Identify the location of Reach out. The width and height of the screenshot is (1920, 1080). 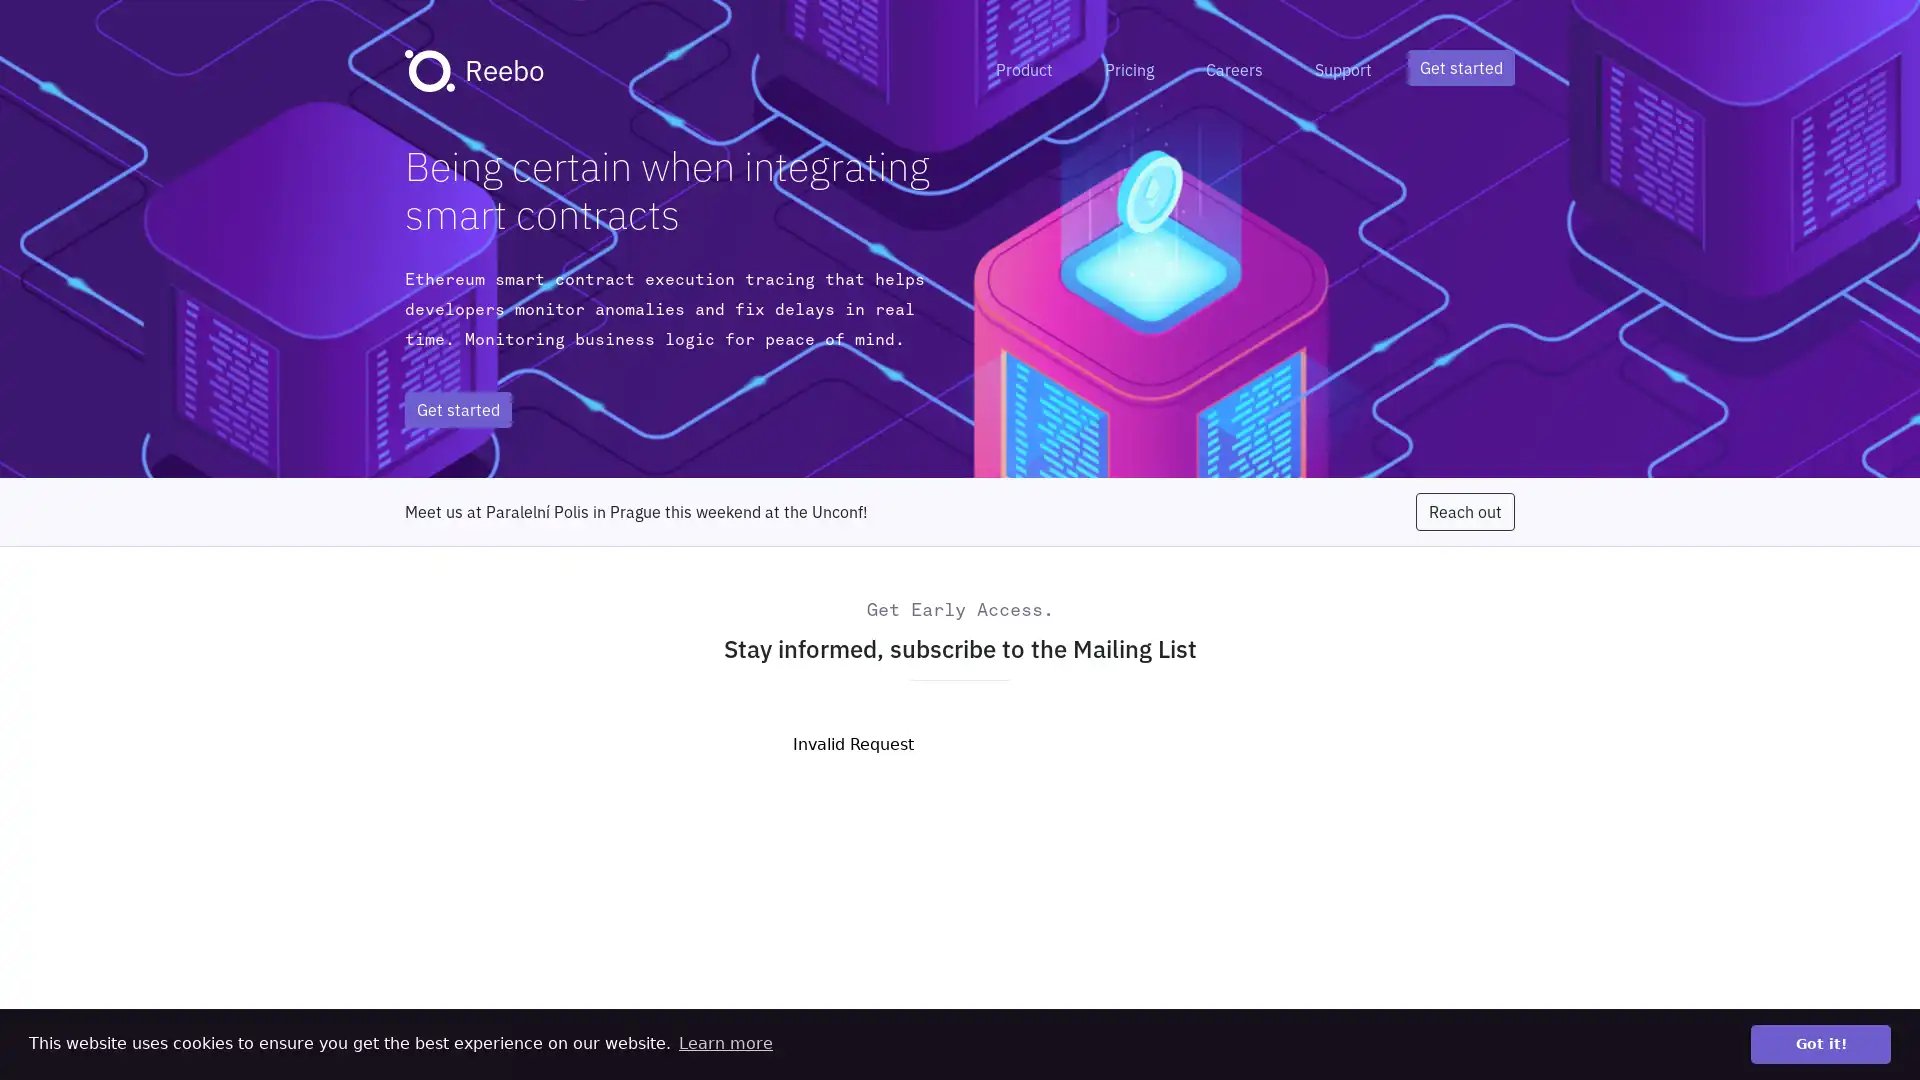
(1465, 511).